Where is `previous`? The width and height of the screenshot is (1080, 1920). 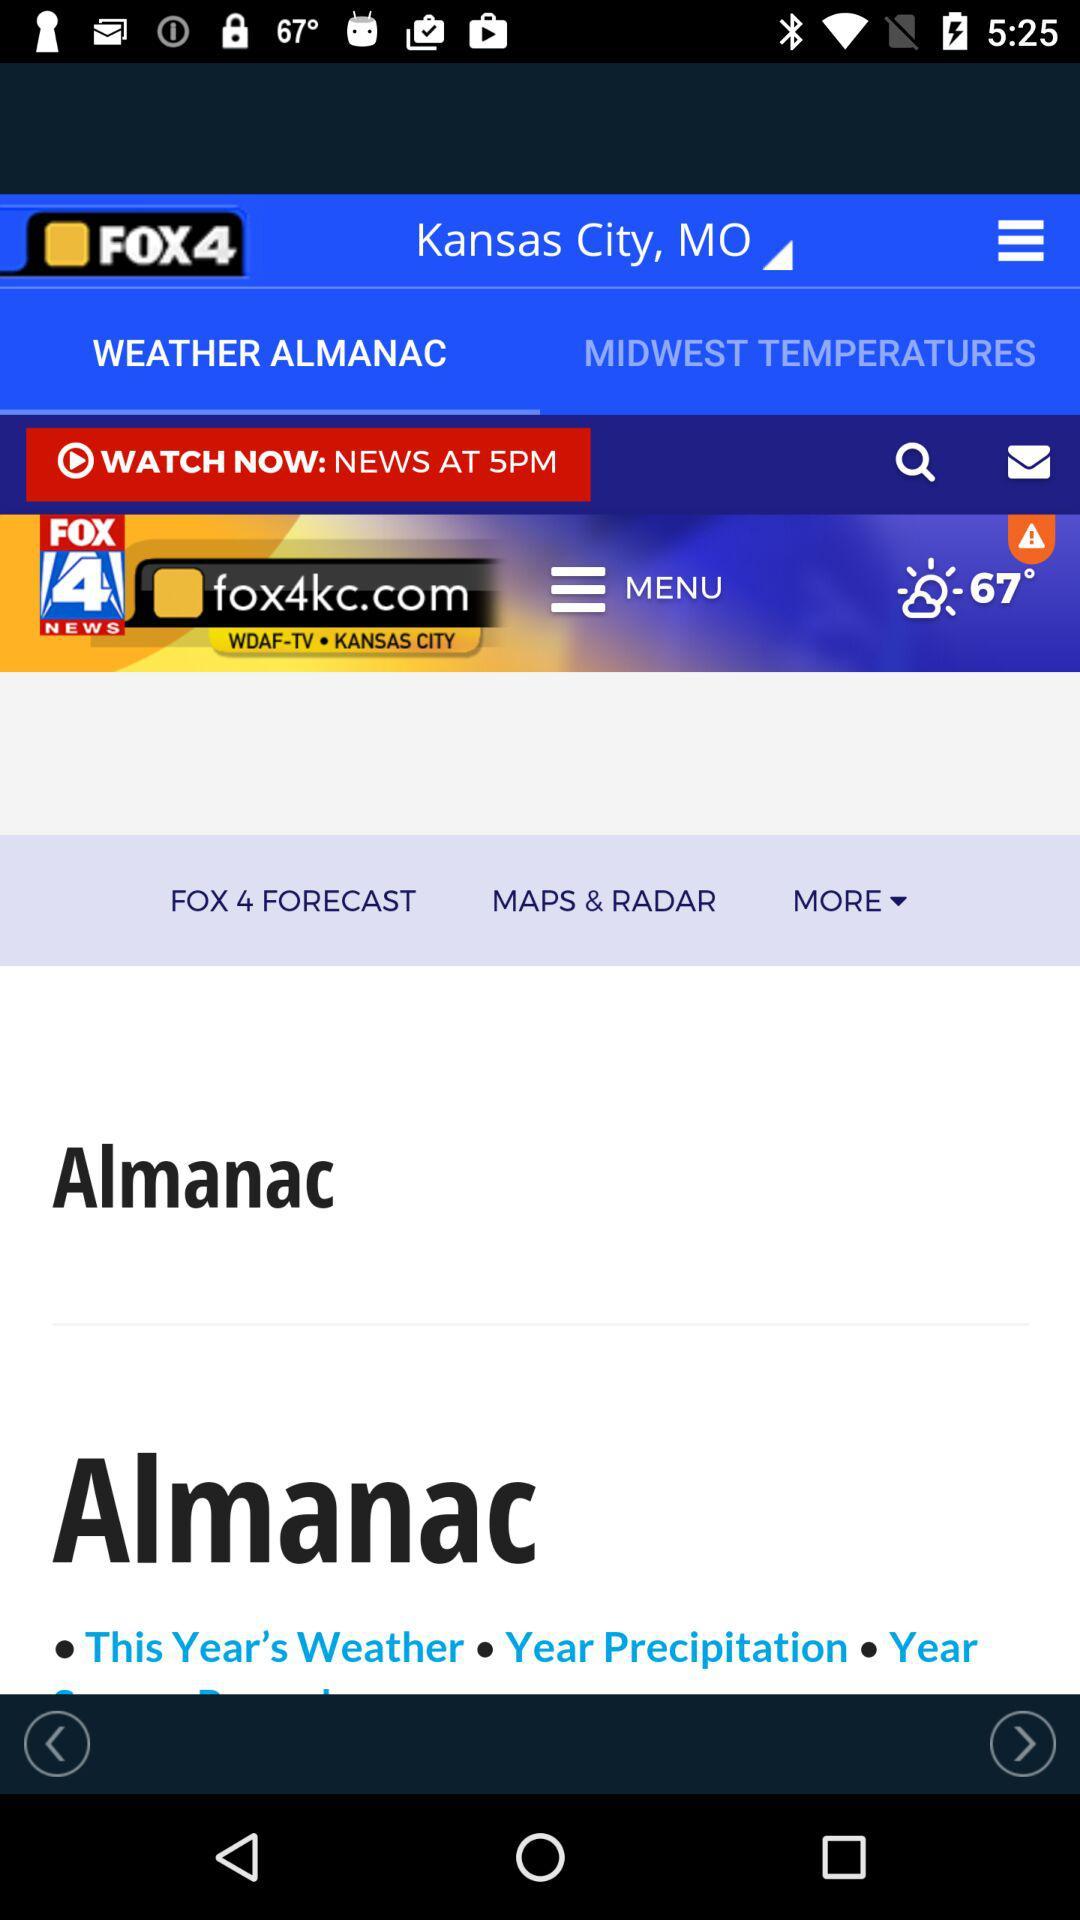 previous is located at coordinates (56, 1742).